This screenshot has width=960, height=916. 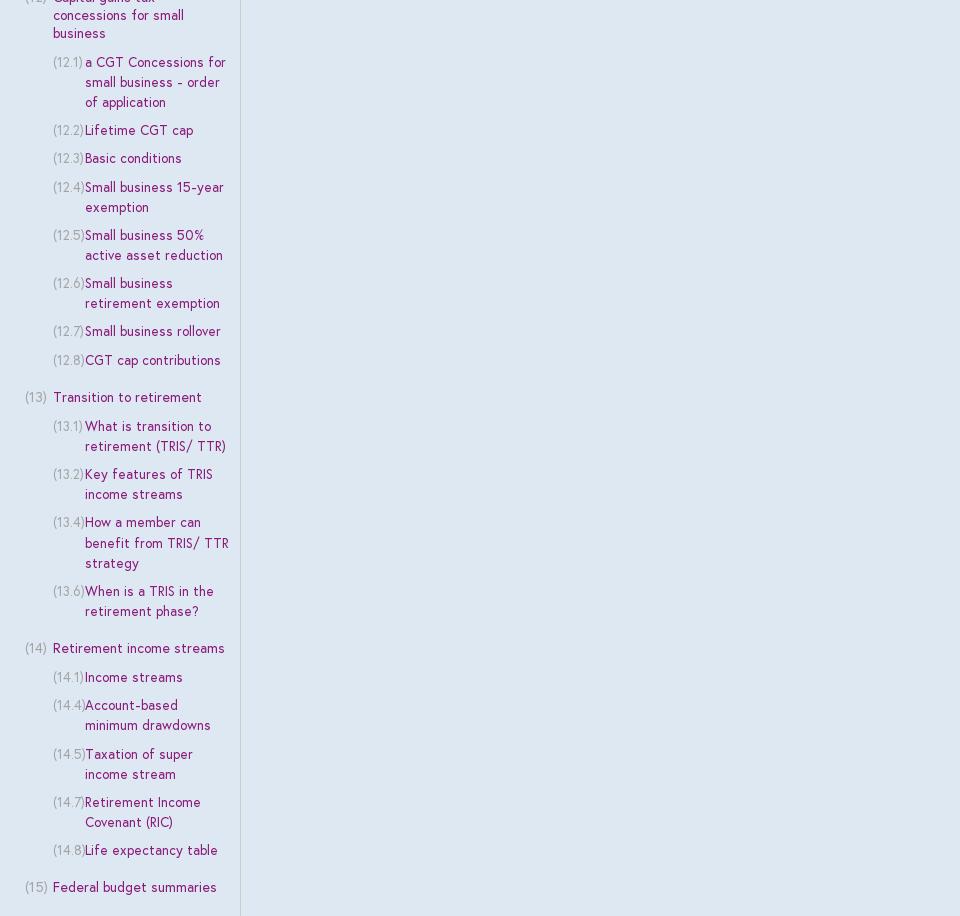 What do you see at coordinates (131, 158) in the screenshot?
I see `'Basic conditions'` at bounding box center [131, 158].